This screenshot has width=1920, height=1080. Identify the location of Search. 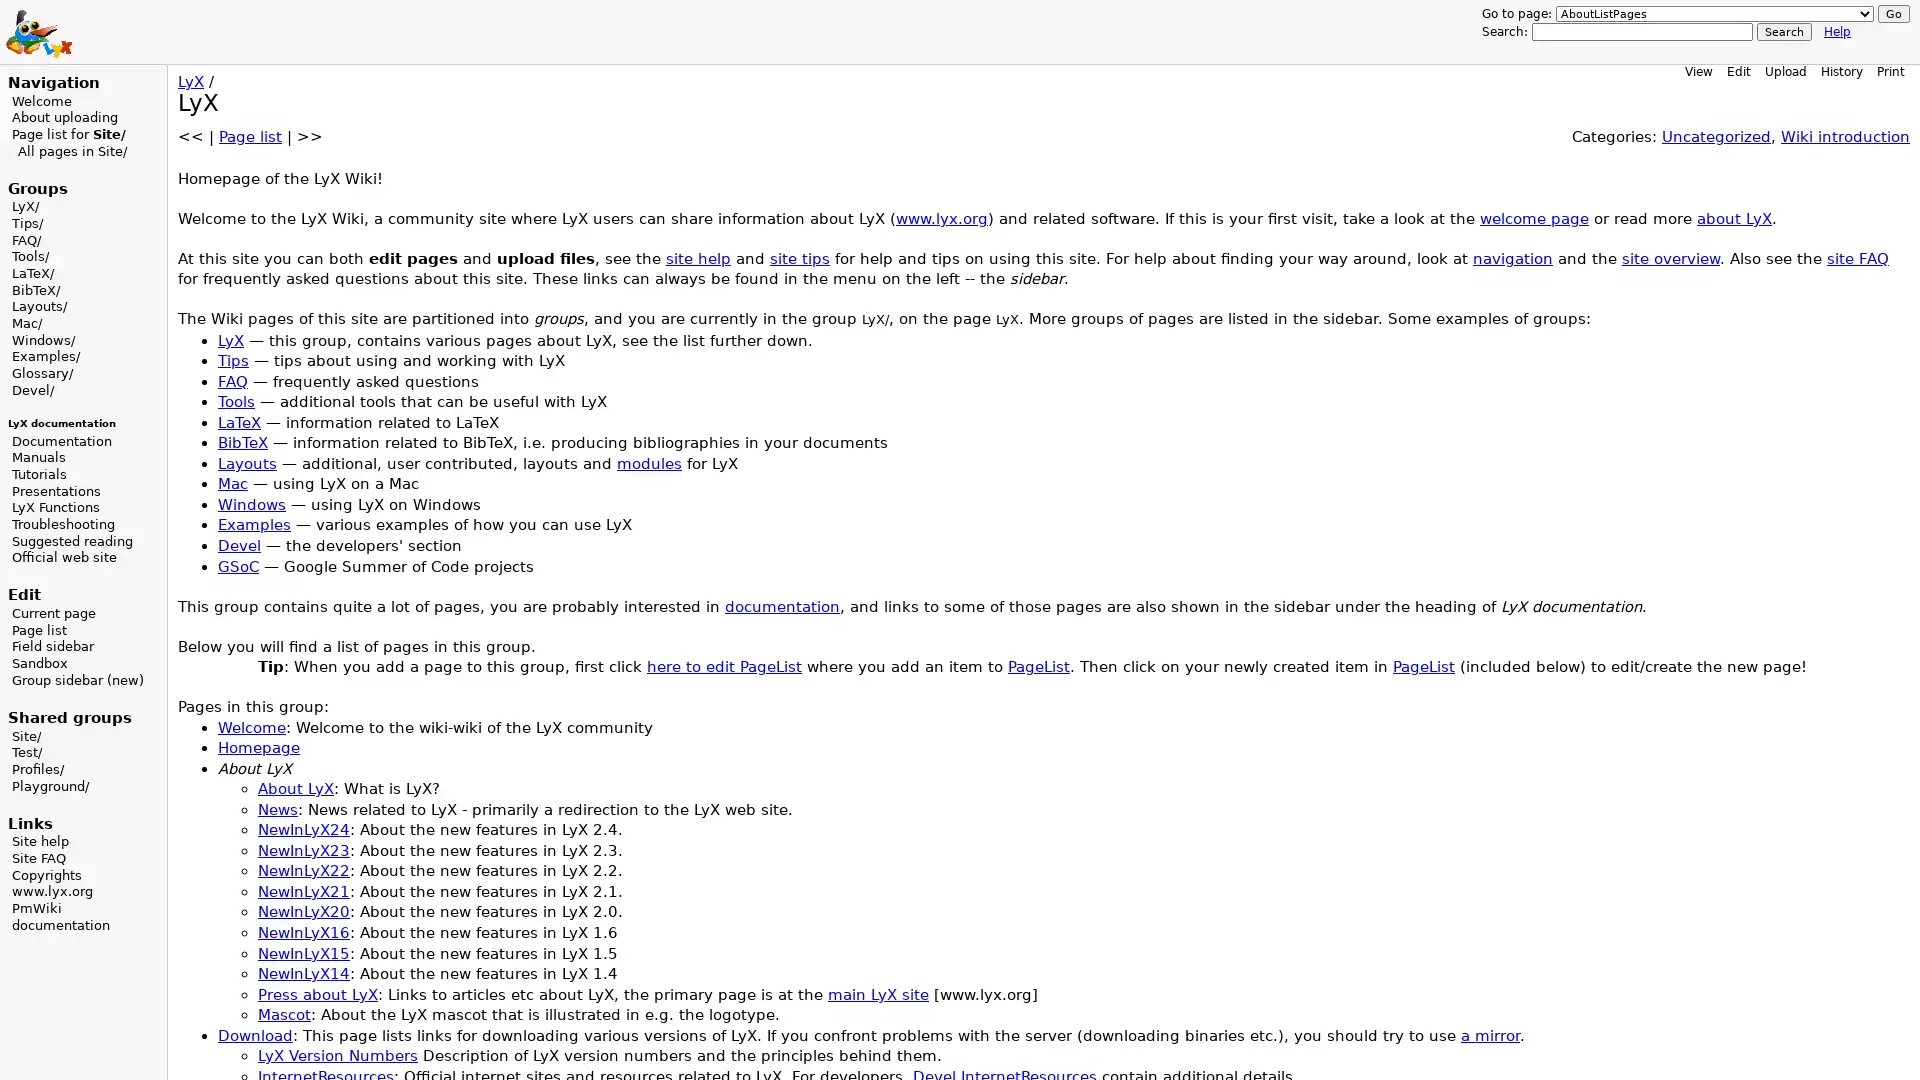
(1784, 31).